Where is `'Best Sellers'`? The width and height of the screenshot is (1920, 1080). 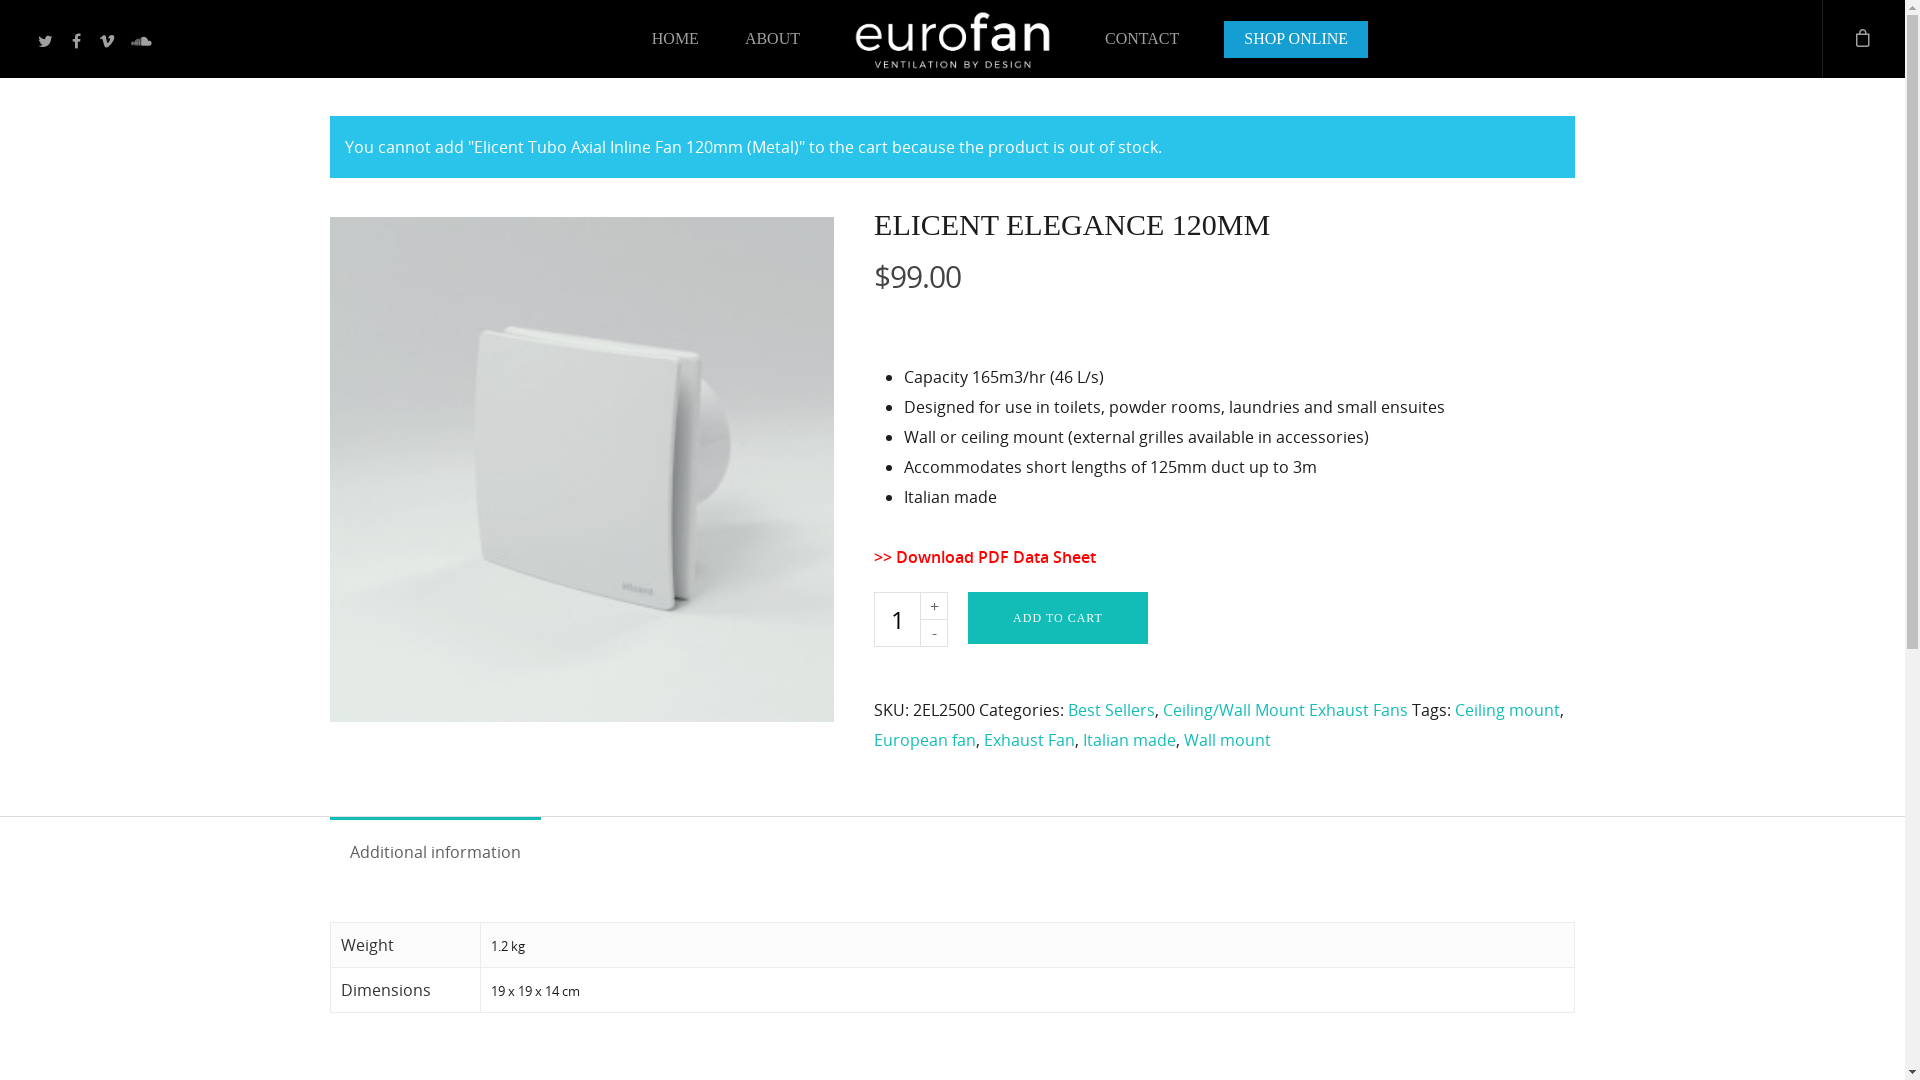
'Best Sellers' is located at coordinates (1110, 708).